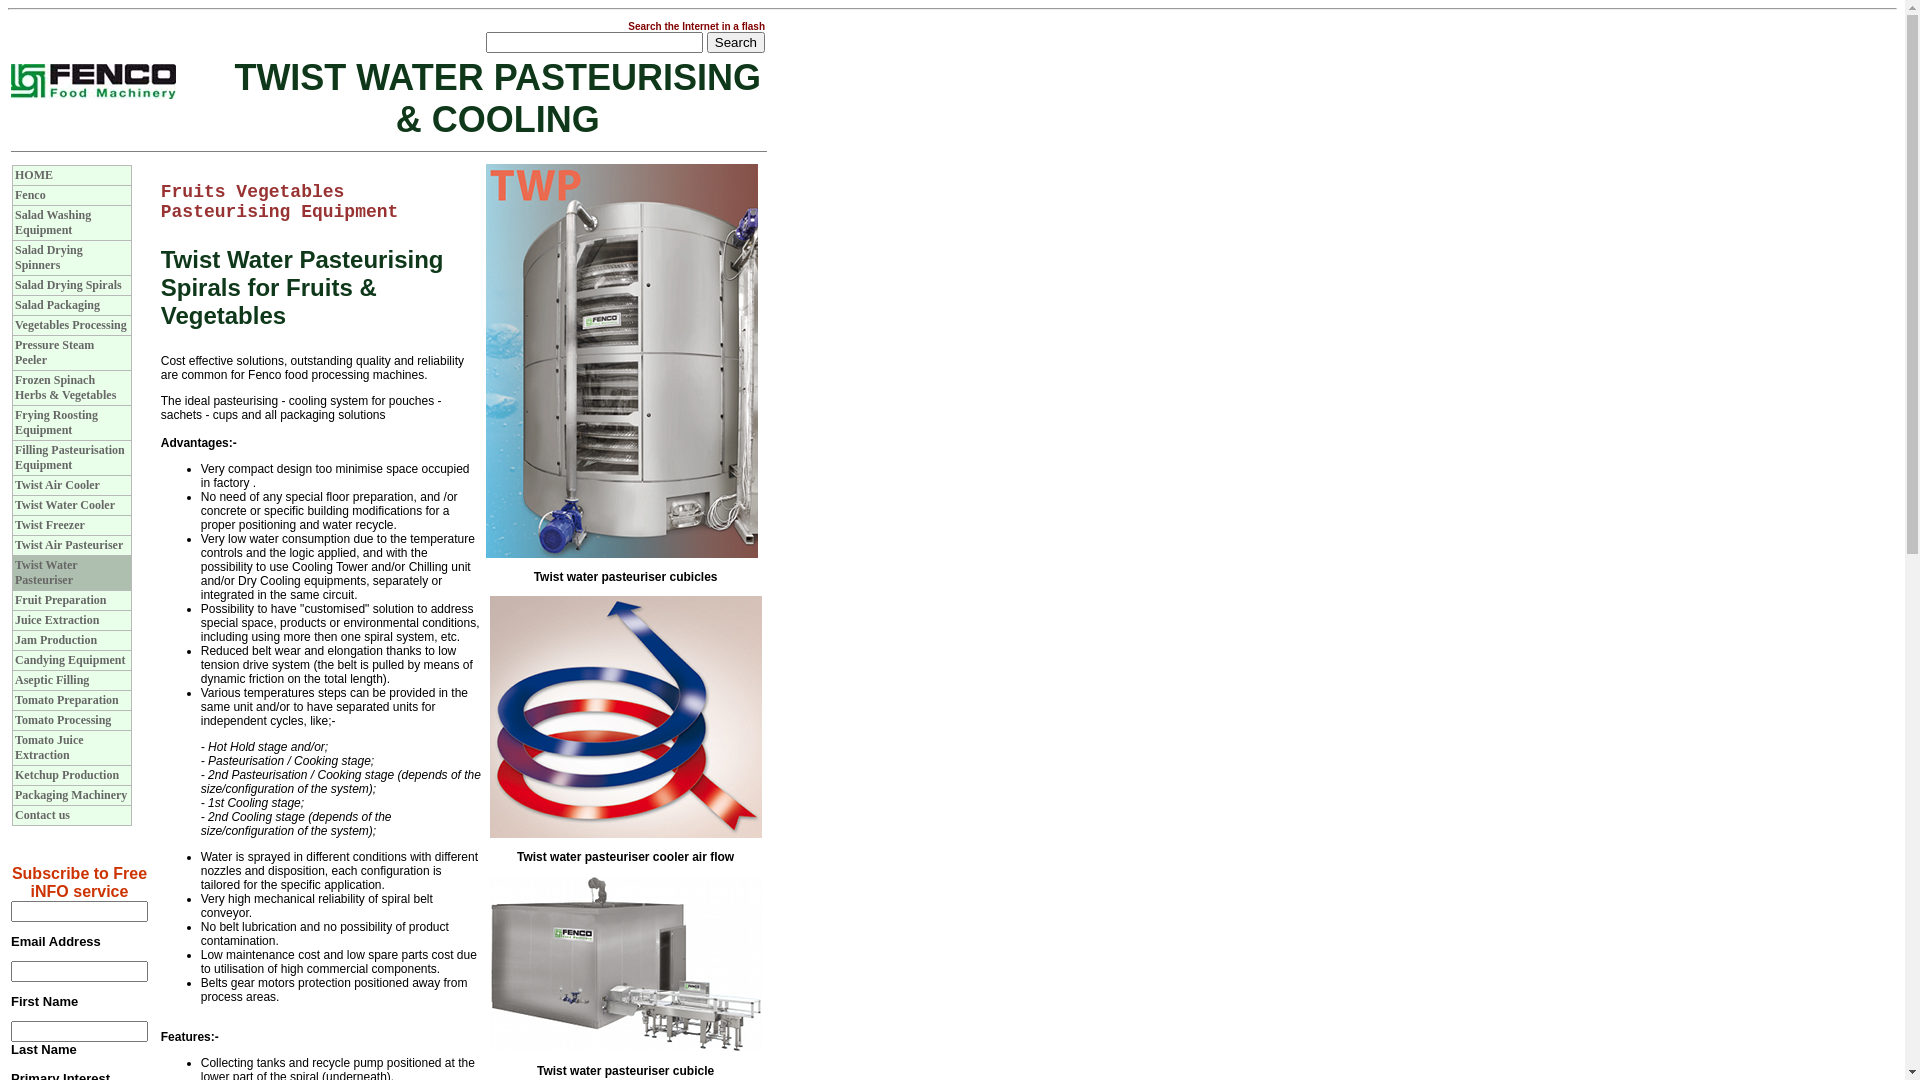 The width and height of the screenshot is (1920, 1080). I want to click on 'Twist Freezer', so click(49, 523).